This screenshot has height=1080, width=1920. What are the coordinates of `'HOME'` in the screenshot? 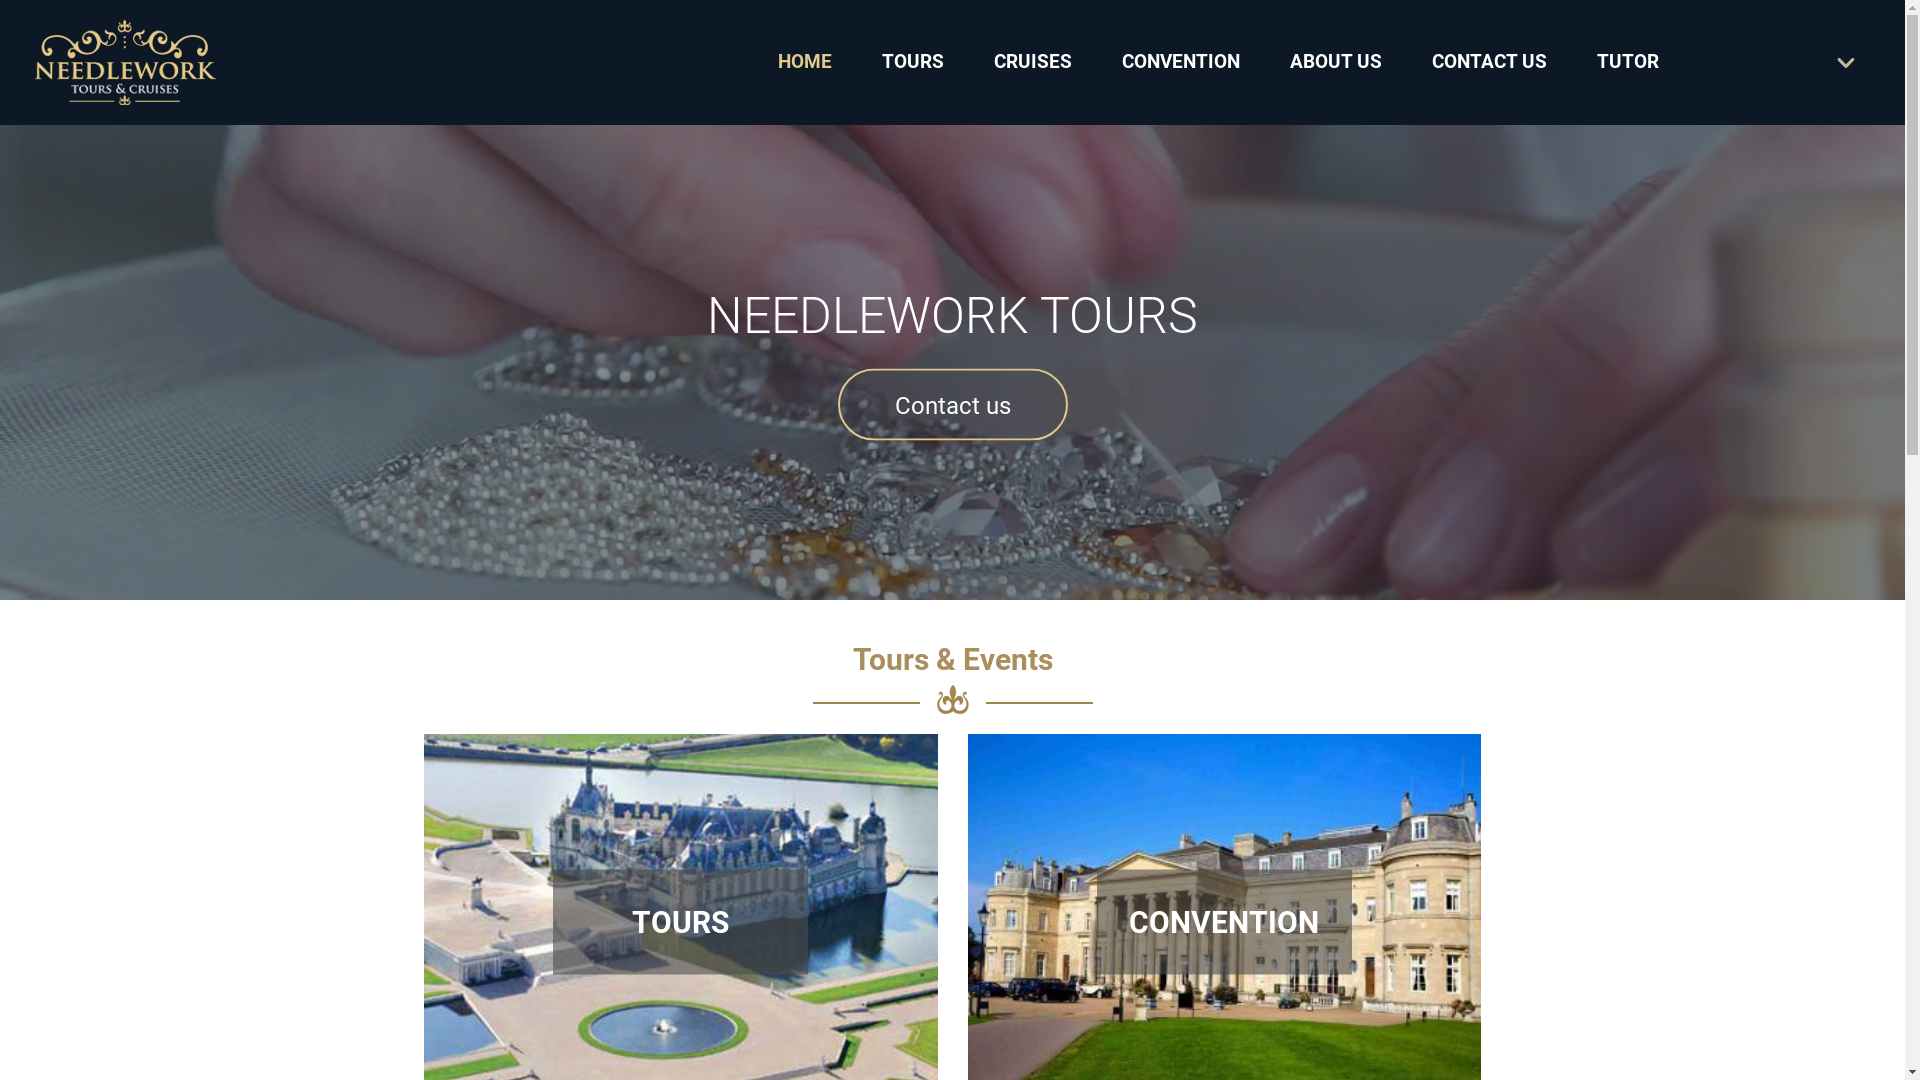 It's located at (776, 61).